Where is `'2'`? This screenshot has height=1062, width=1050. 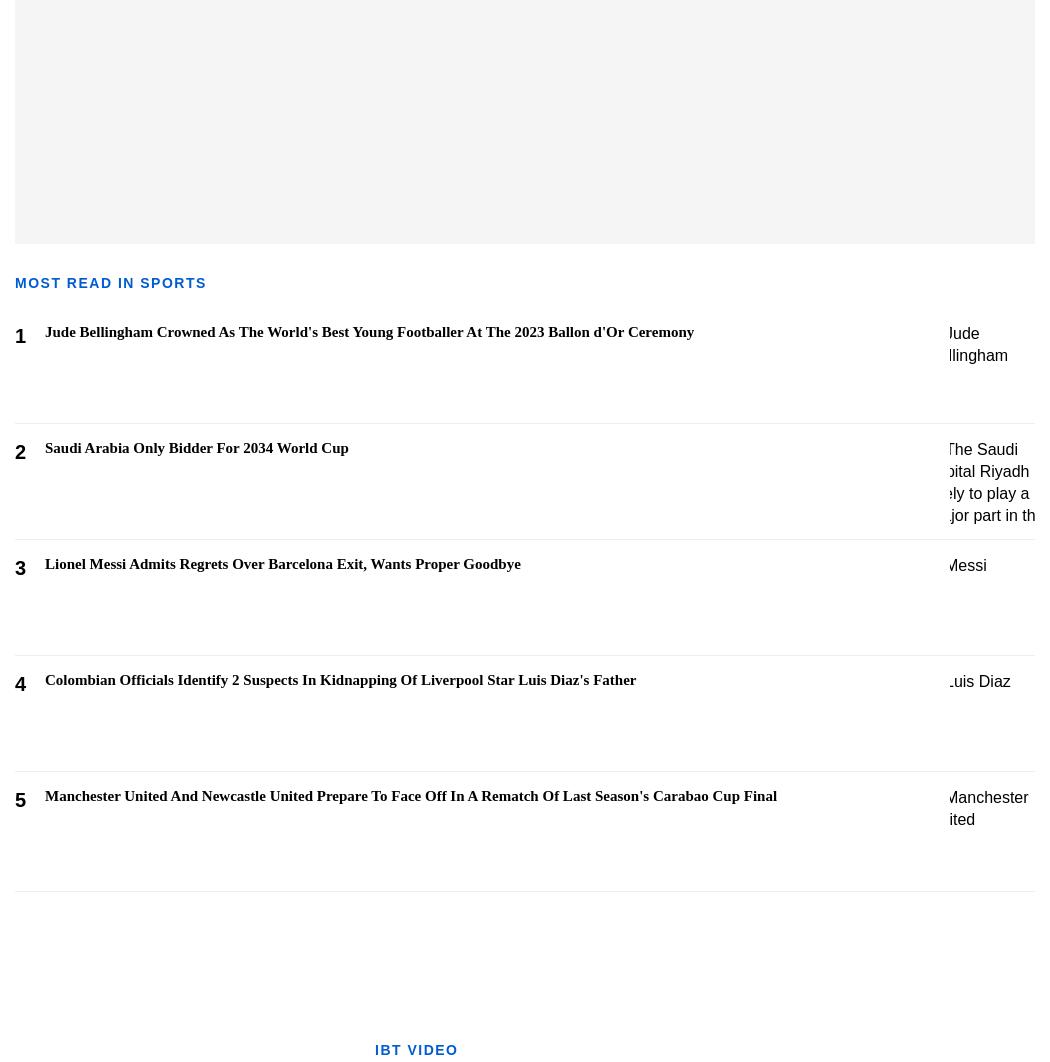
'2' is located at coordinates (15, 450).